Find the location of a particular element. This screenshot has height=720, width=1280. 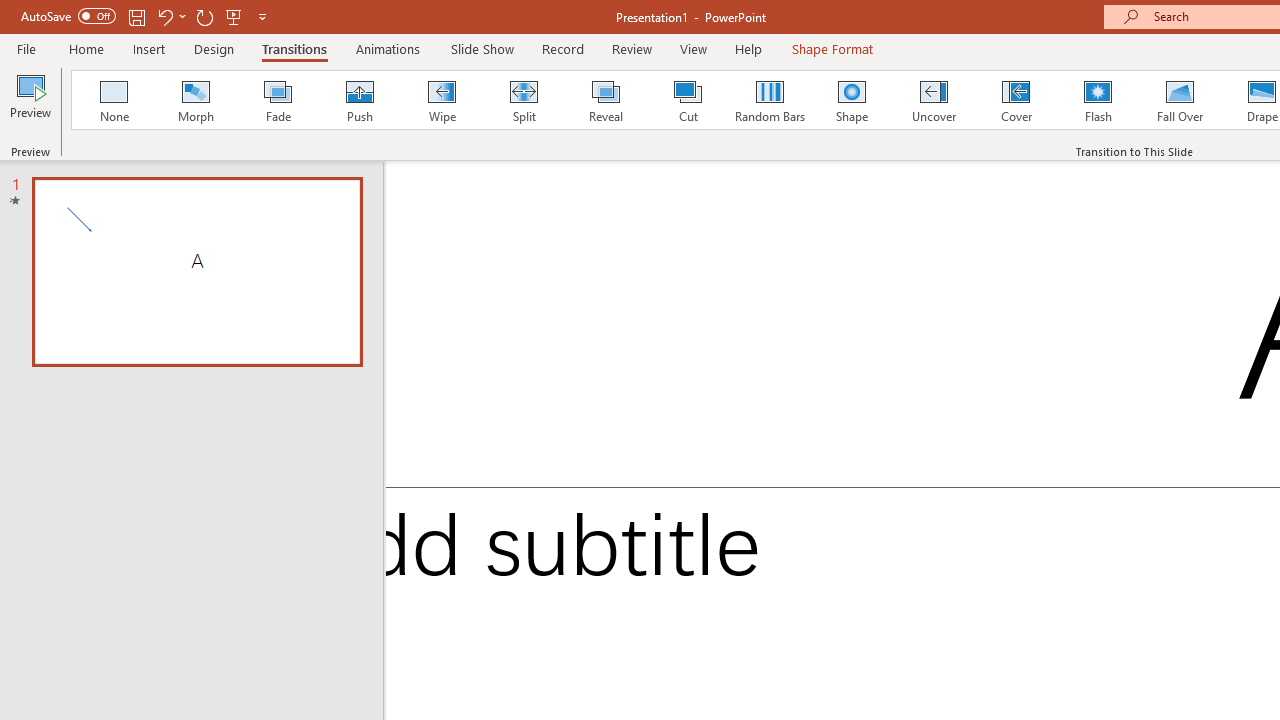

'Wipe' is located at coordinates (440, 100).